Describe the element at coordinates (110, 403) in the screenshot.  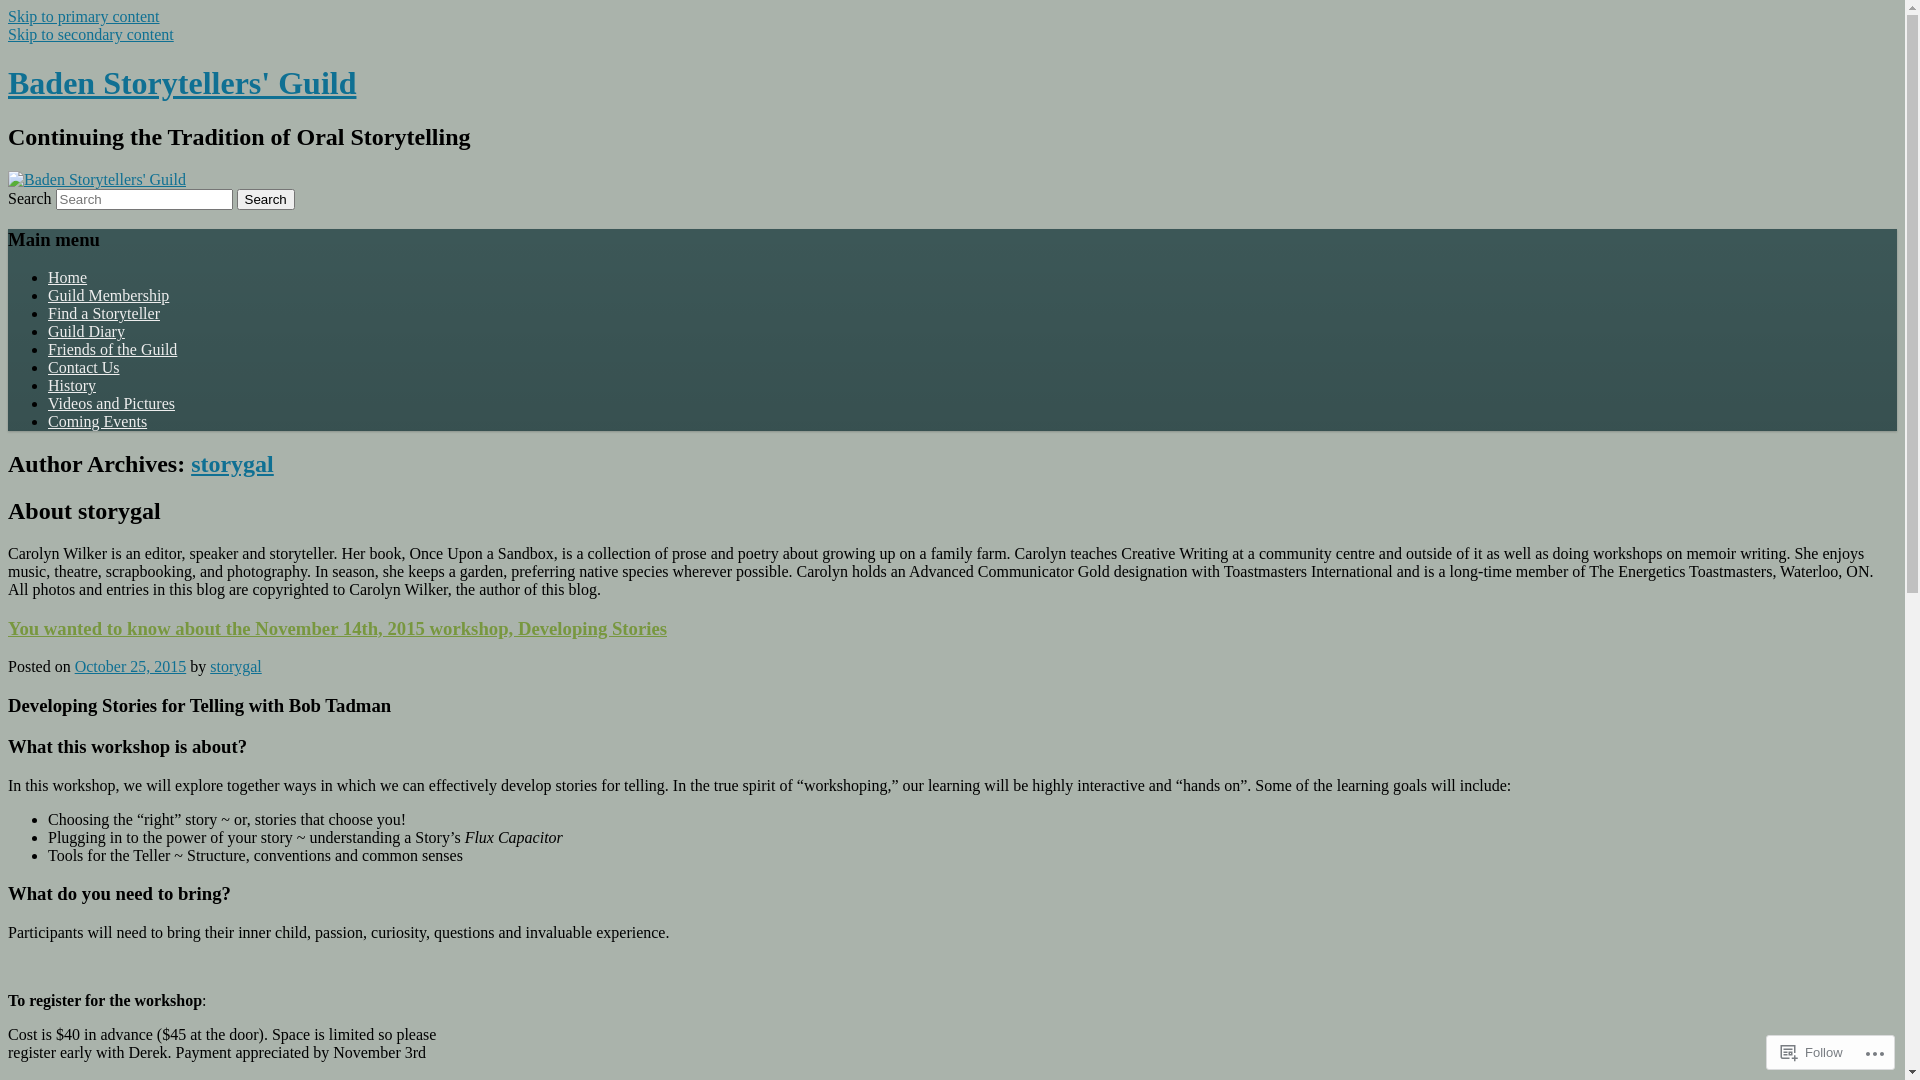
I see `'Videos and Pictures'` at that location.